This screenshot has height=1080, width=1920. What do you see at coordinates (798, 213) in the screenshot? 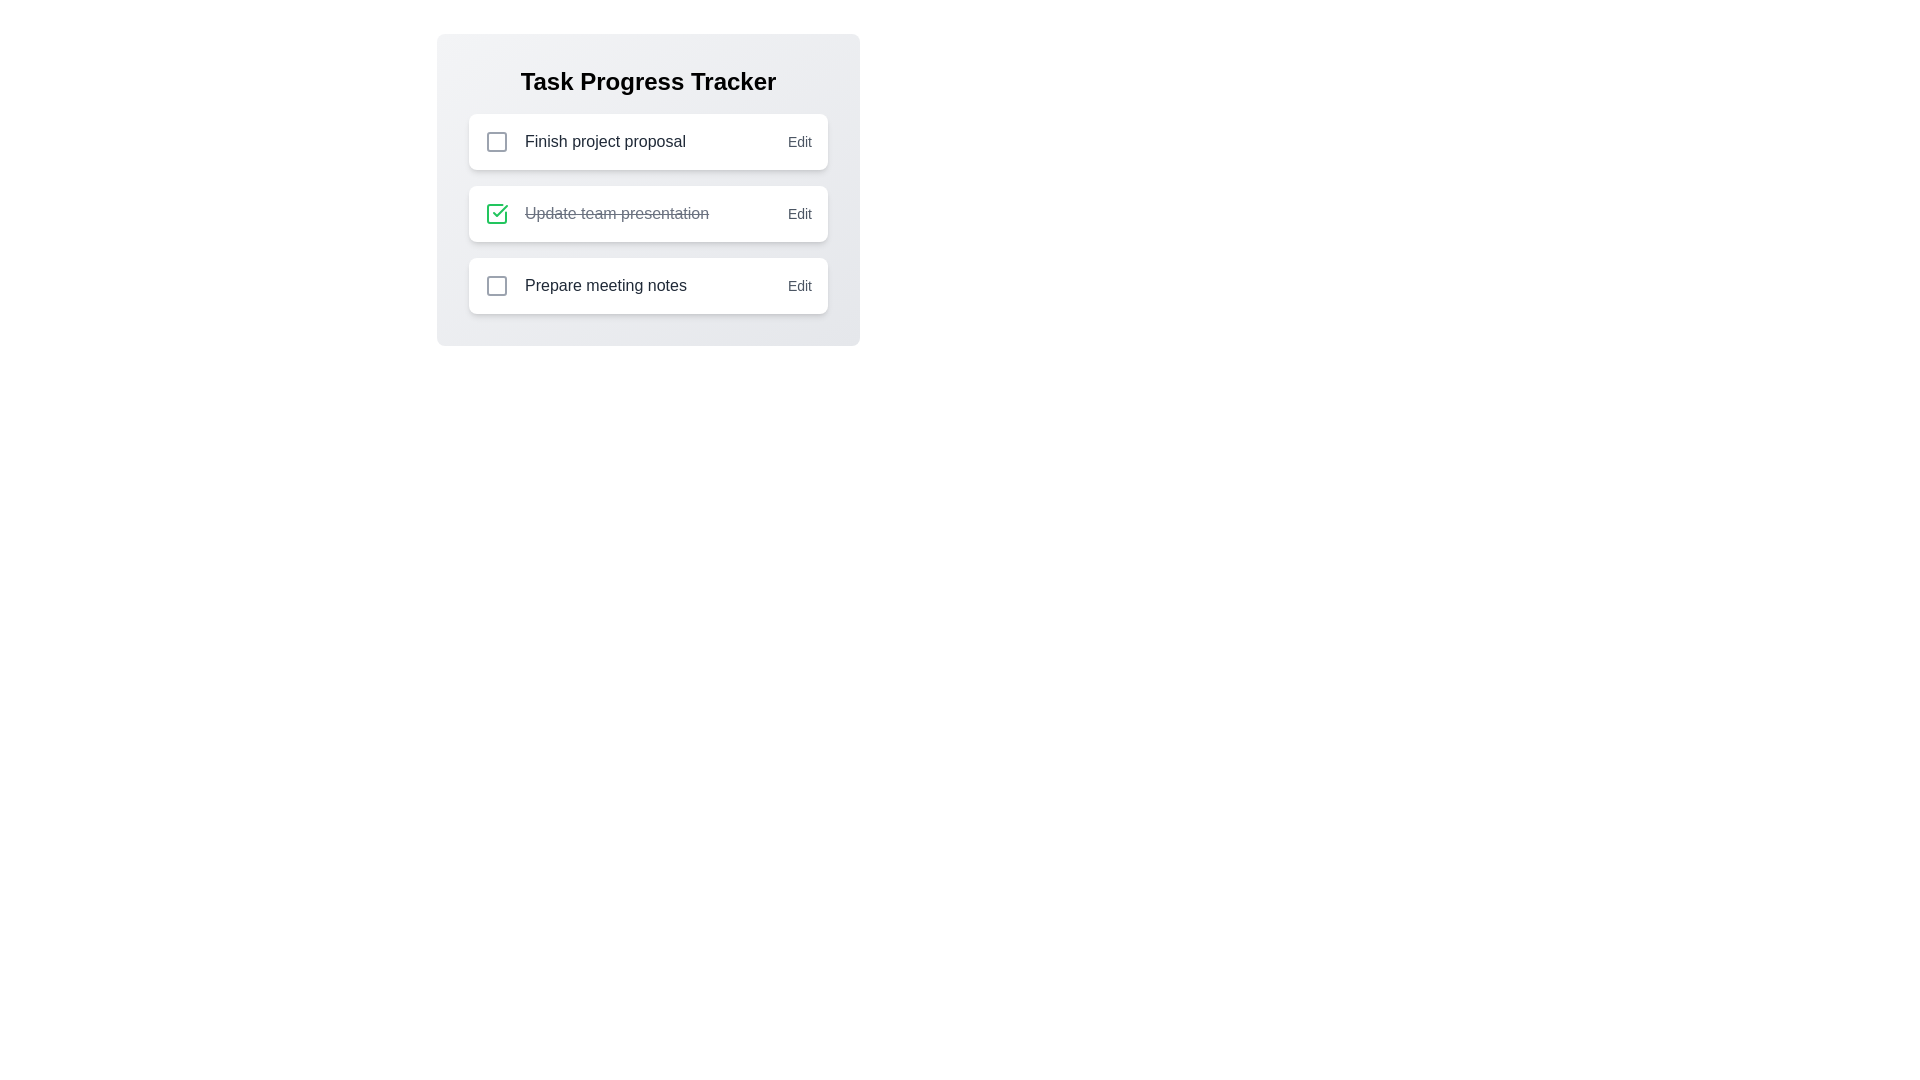
I see `the 'Edit' button for the task 'Update team presentation'` at bounding box center [798, 213].